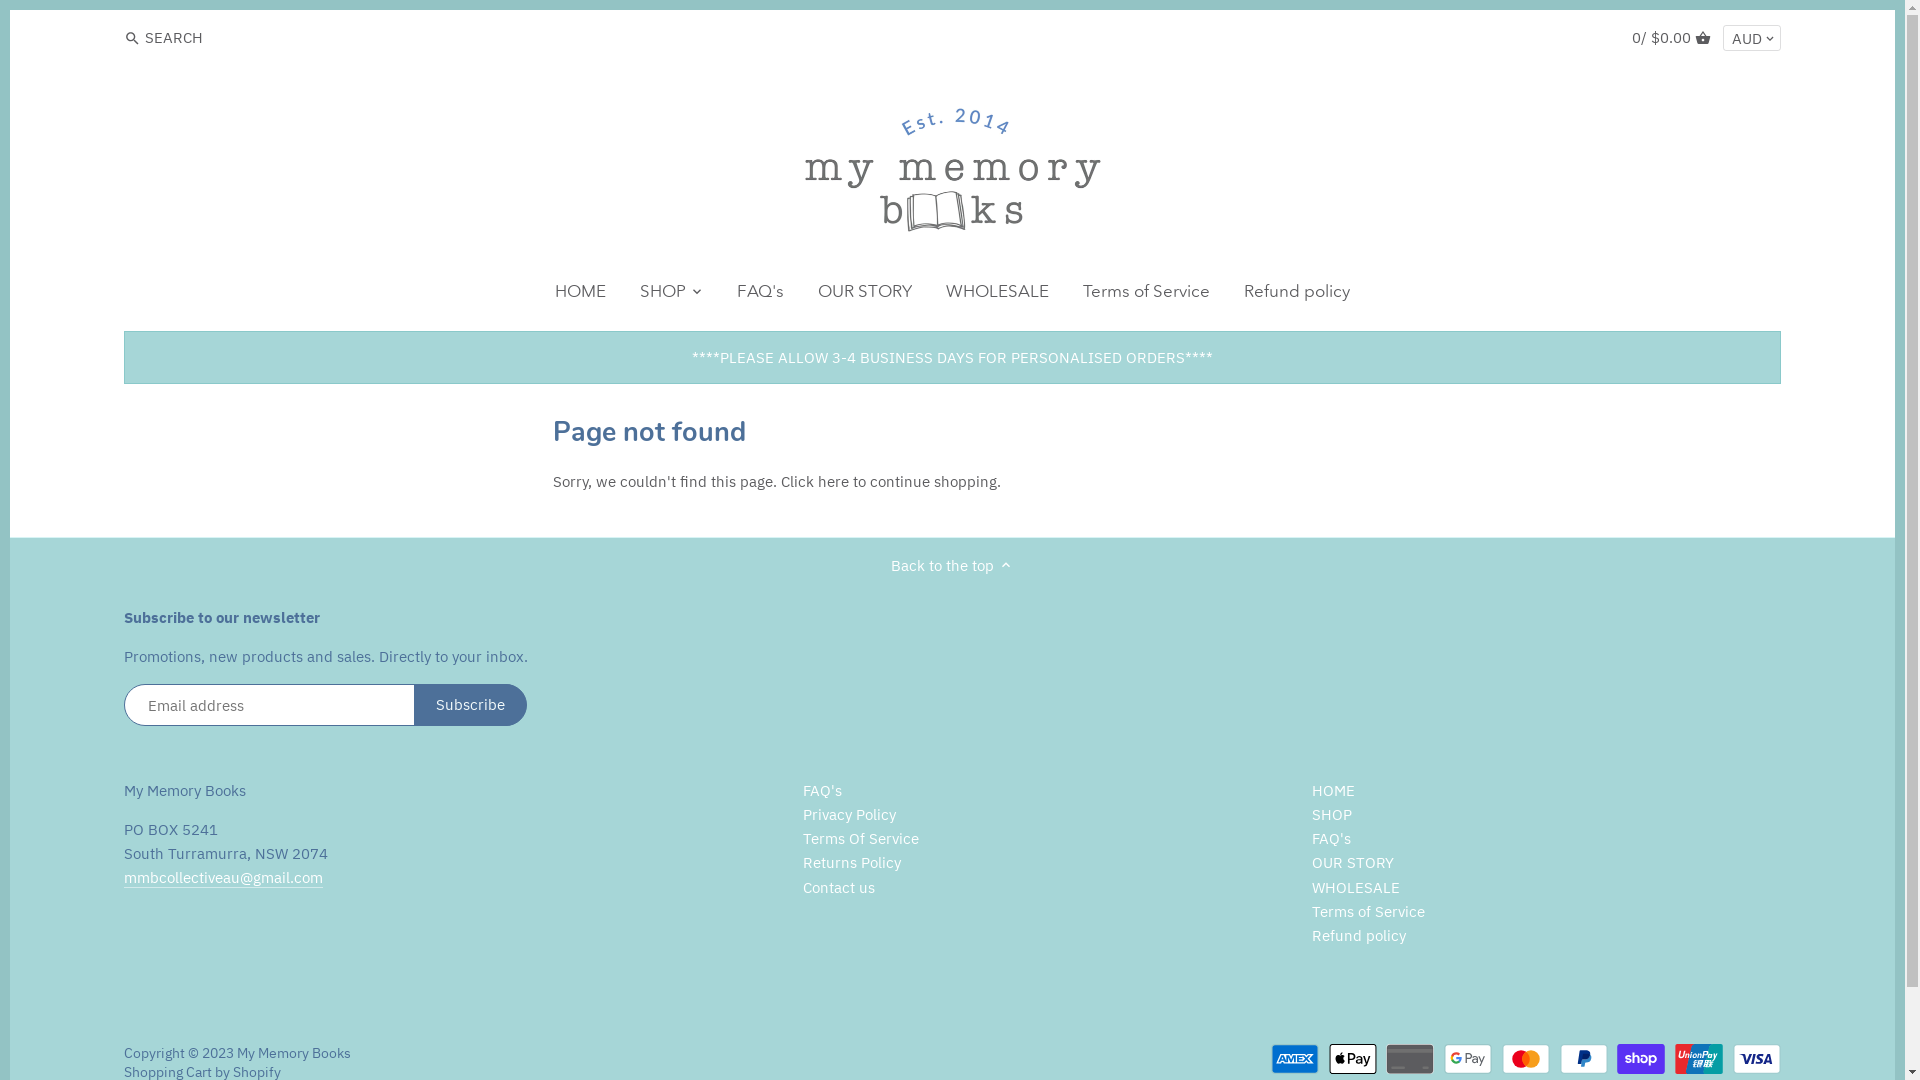  What do you see at coordinates (839, 886) in the screenshot?
I see `'Contact us'` at bounding box center [839, 886].